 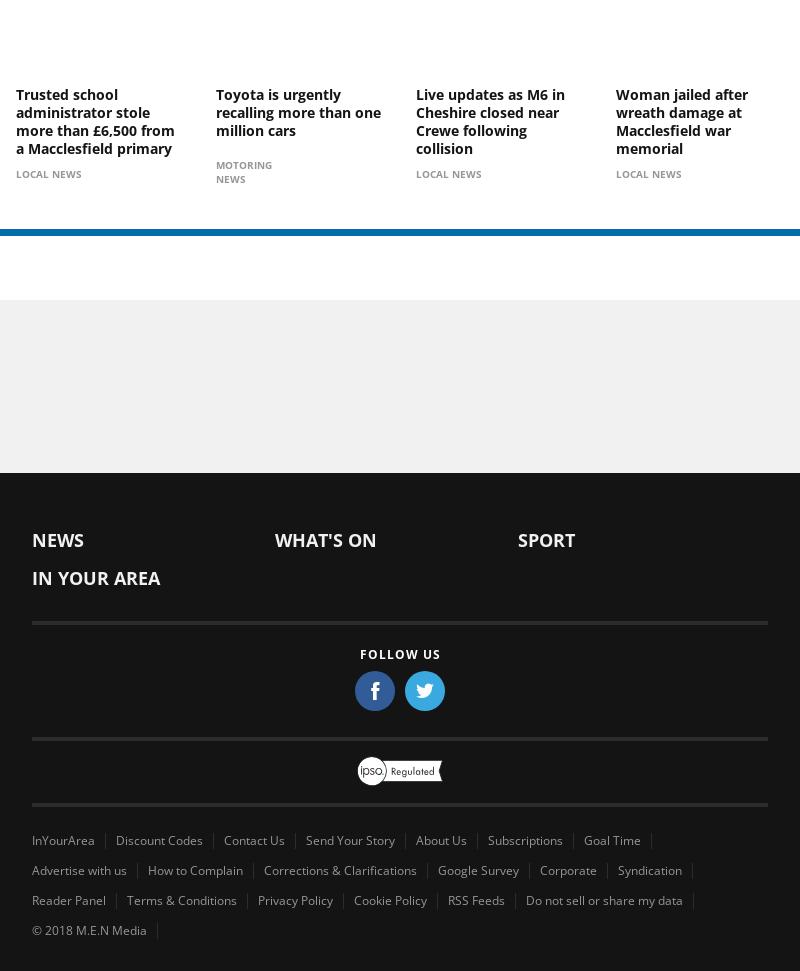 I want to click on 'Syndication', so click(x=649, y=869).